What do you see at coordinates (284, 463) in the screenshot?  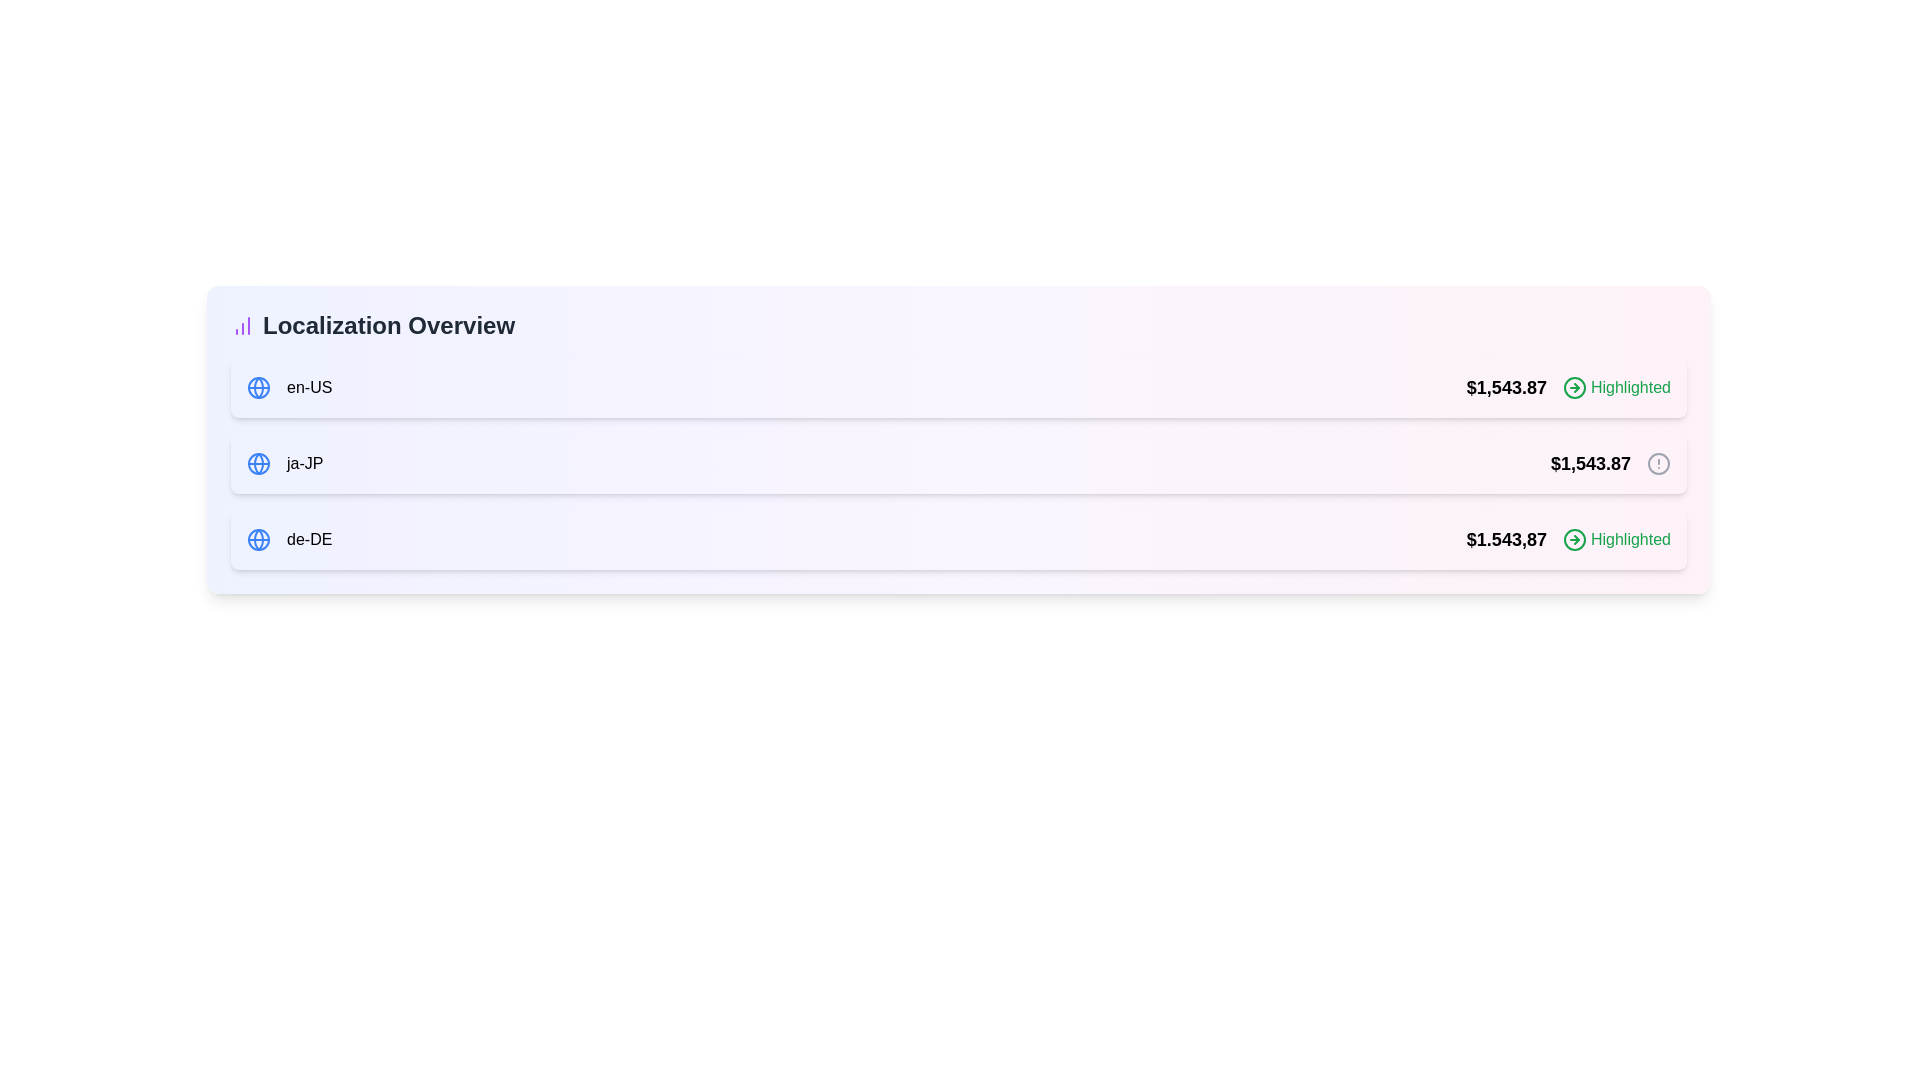 I see `locale text 'ja-JP' from the Text Label located in the second row, positioned to the right of a blue globe icon` at bounding box center [284, 463].